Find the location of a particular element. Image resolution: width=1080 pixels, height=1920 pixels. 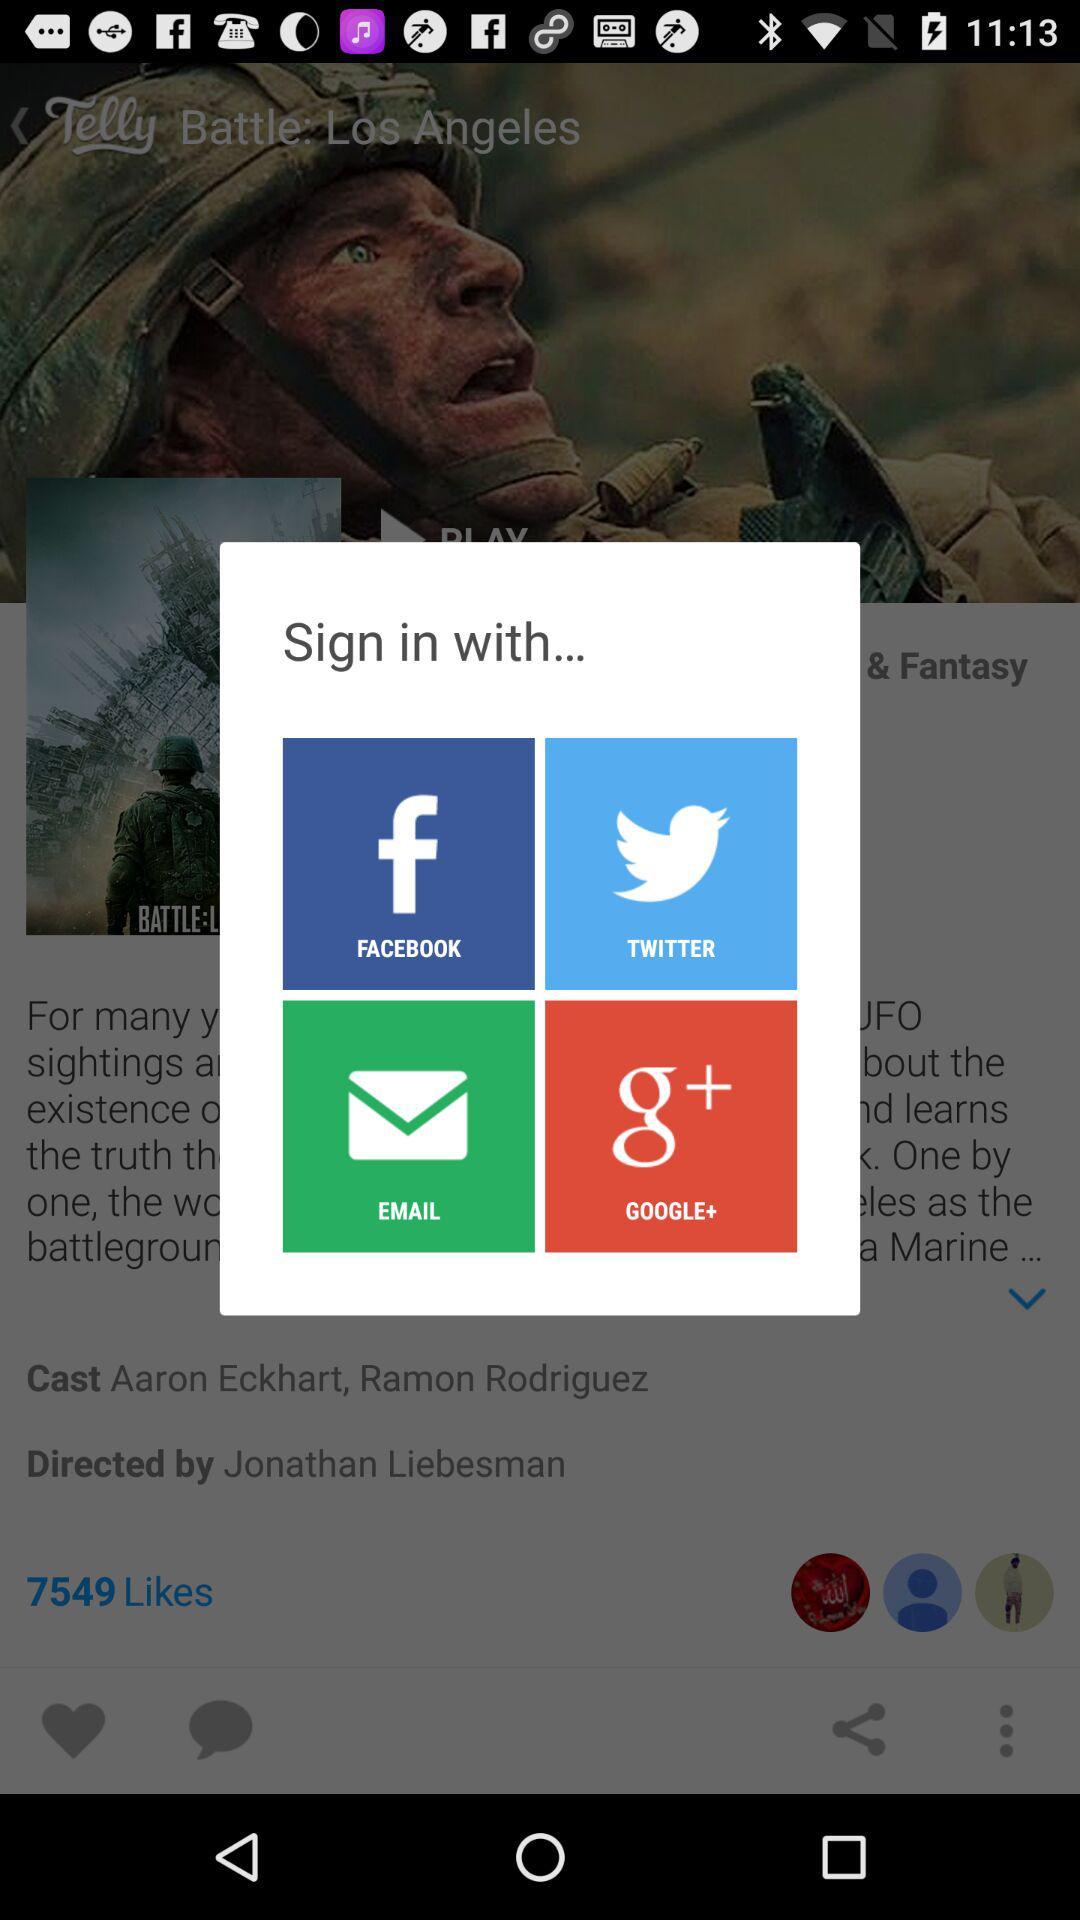

email button is located at coordinates (407, 1125).